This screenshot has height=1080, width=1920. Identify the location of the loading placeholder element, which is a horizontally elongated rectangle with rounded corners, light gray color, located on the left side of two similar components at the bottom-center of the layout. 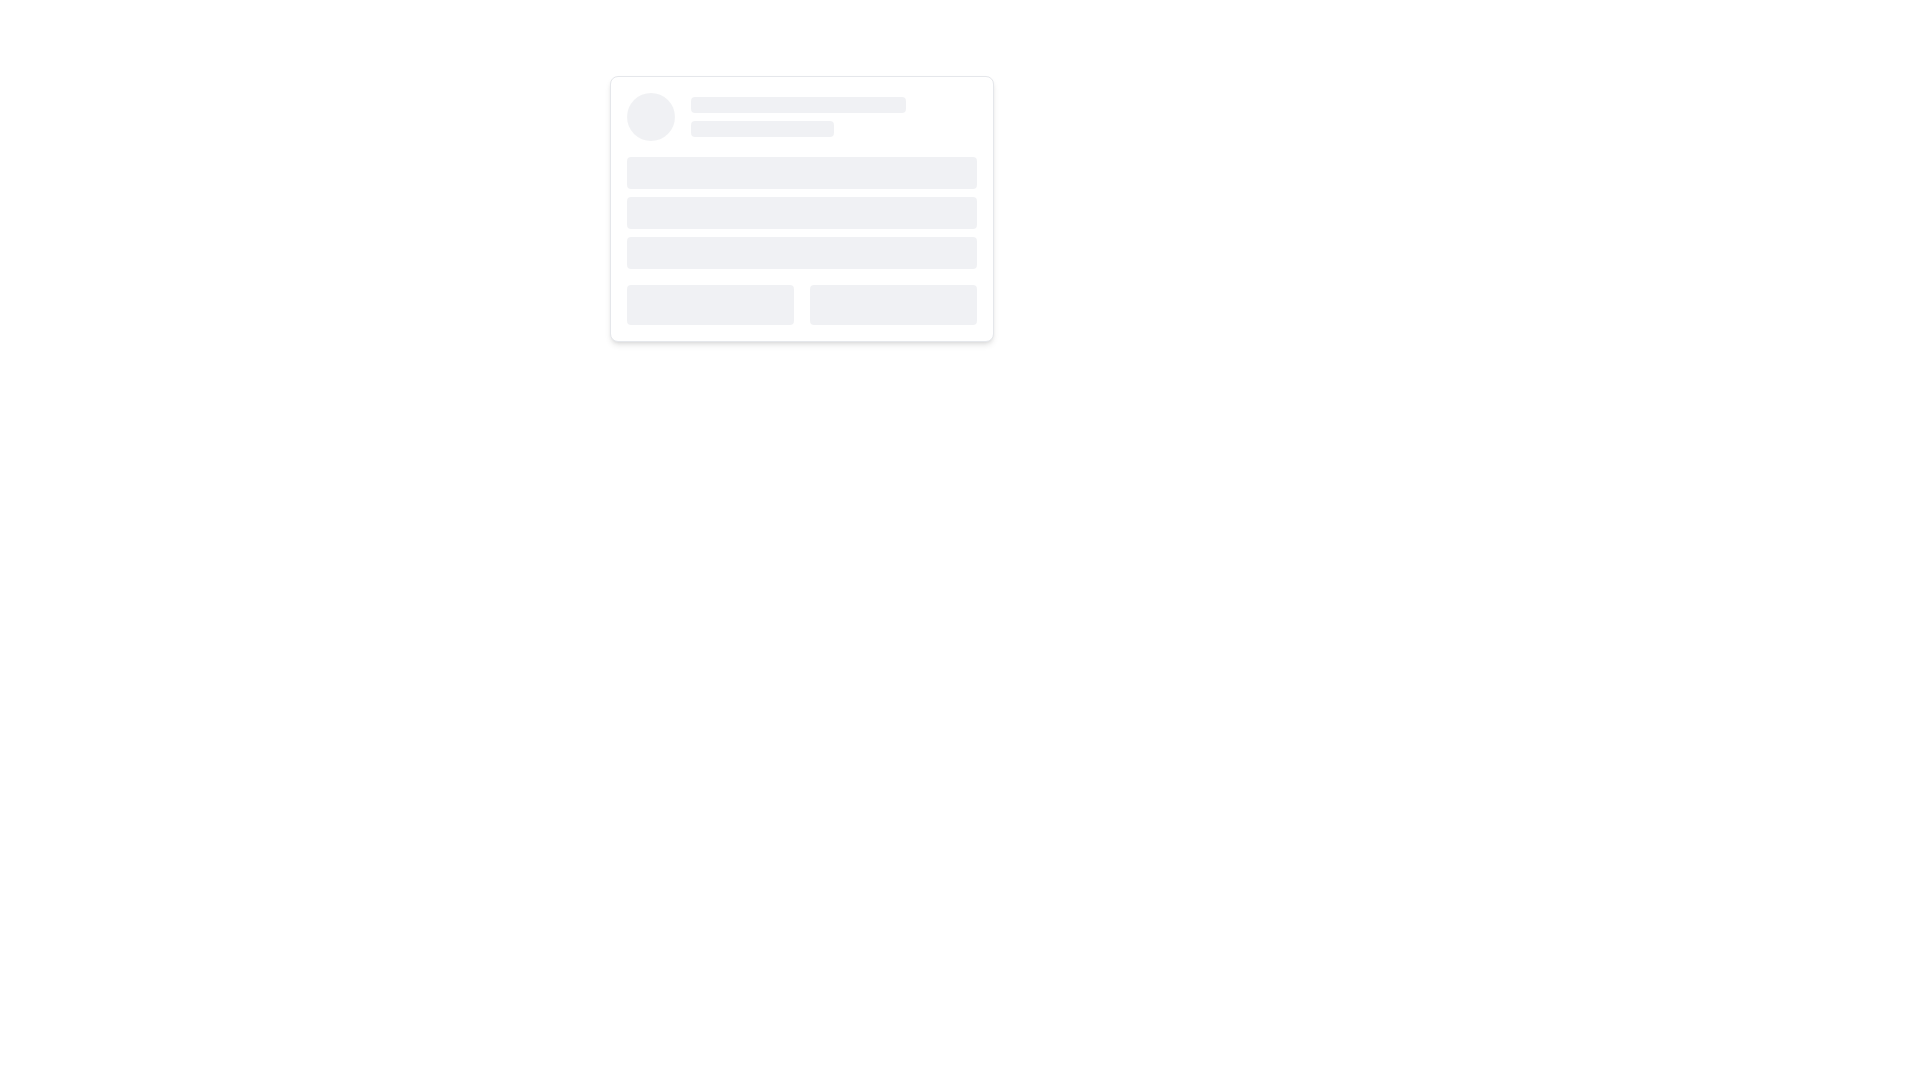
(710, 304).